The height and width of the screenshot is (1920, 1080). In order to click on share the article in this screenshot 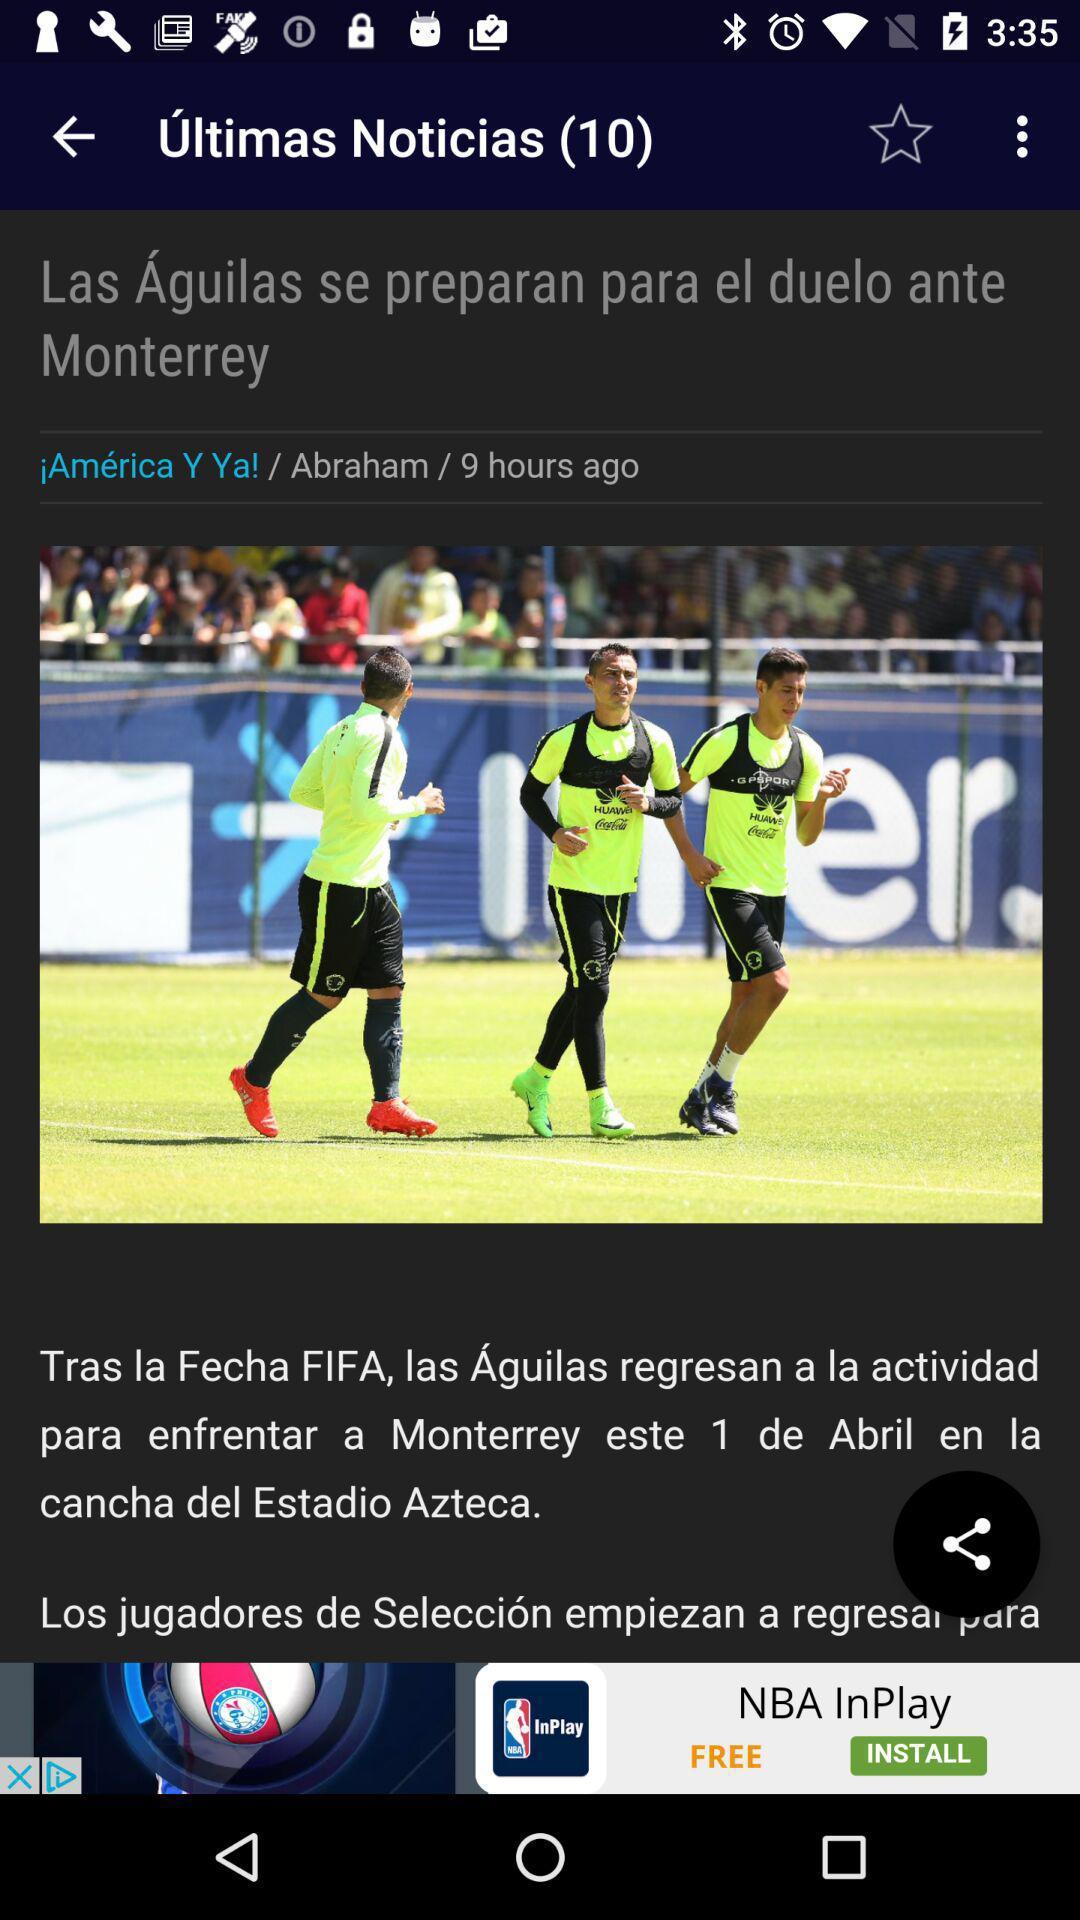, I will do `click(965, 1543)`.